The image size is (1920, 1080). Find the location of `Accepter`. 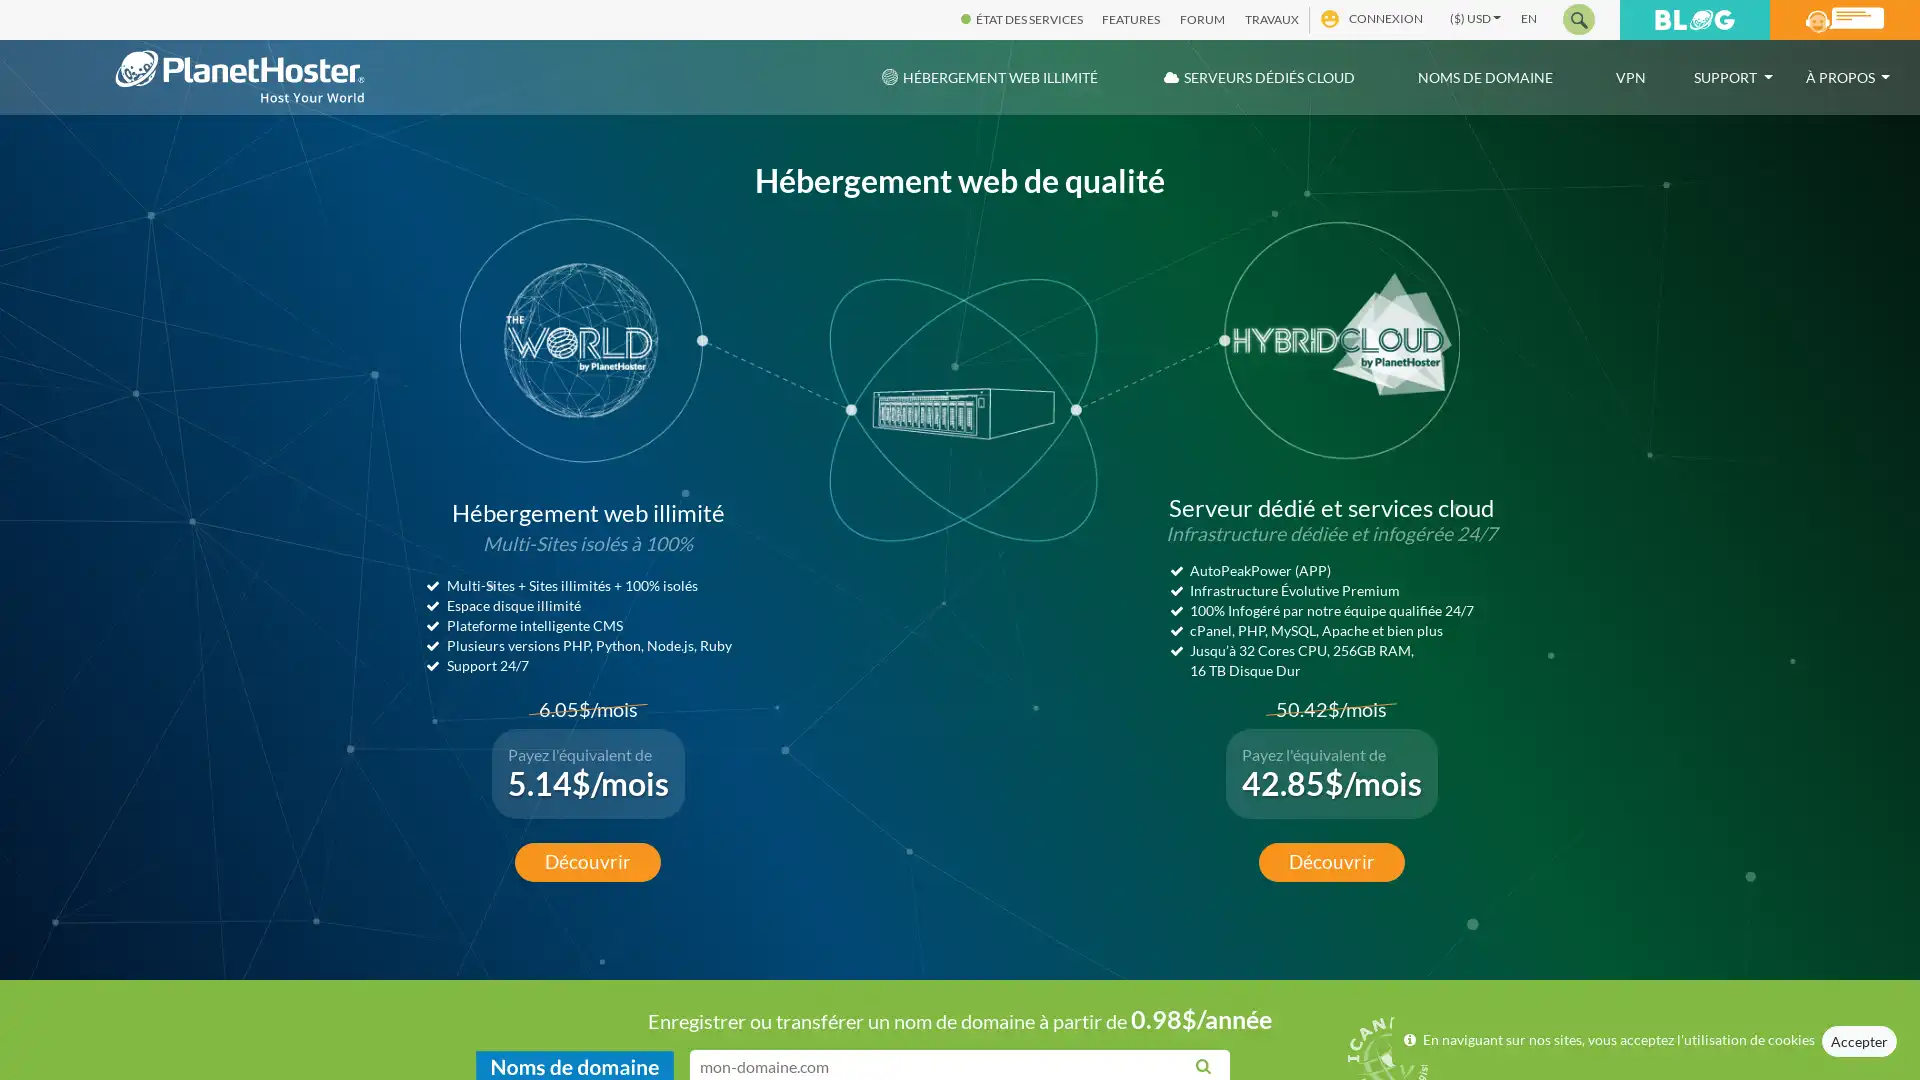

Accepter is located at coordinates (1858, 1040).